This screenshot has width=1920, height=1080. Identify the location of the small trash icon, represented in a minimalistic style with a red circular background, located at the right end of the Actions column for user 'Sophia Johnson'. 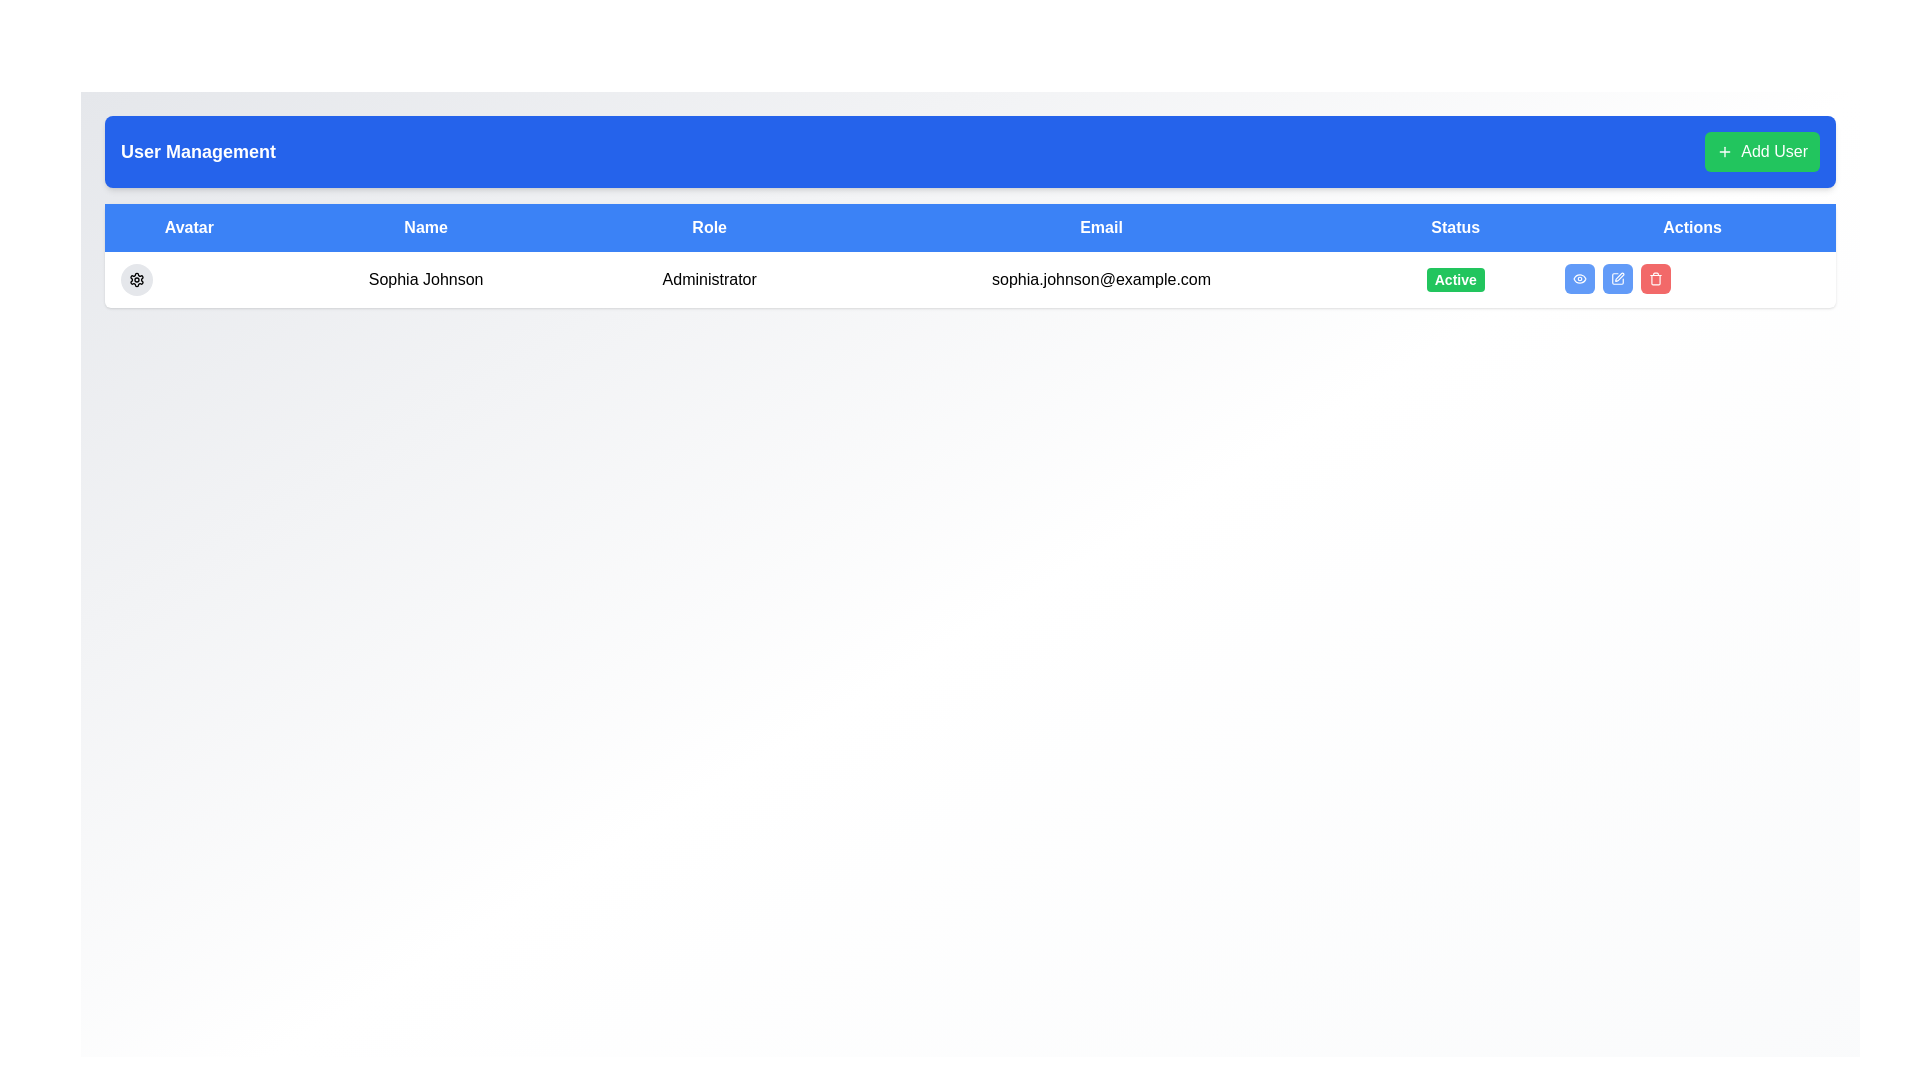
(1656, 278).